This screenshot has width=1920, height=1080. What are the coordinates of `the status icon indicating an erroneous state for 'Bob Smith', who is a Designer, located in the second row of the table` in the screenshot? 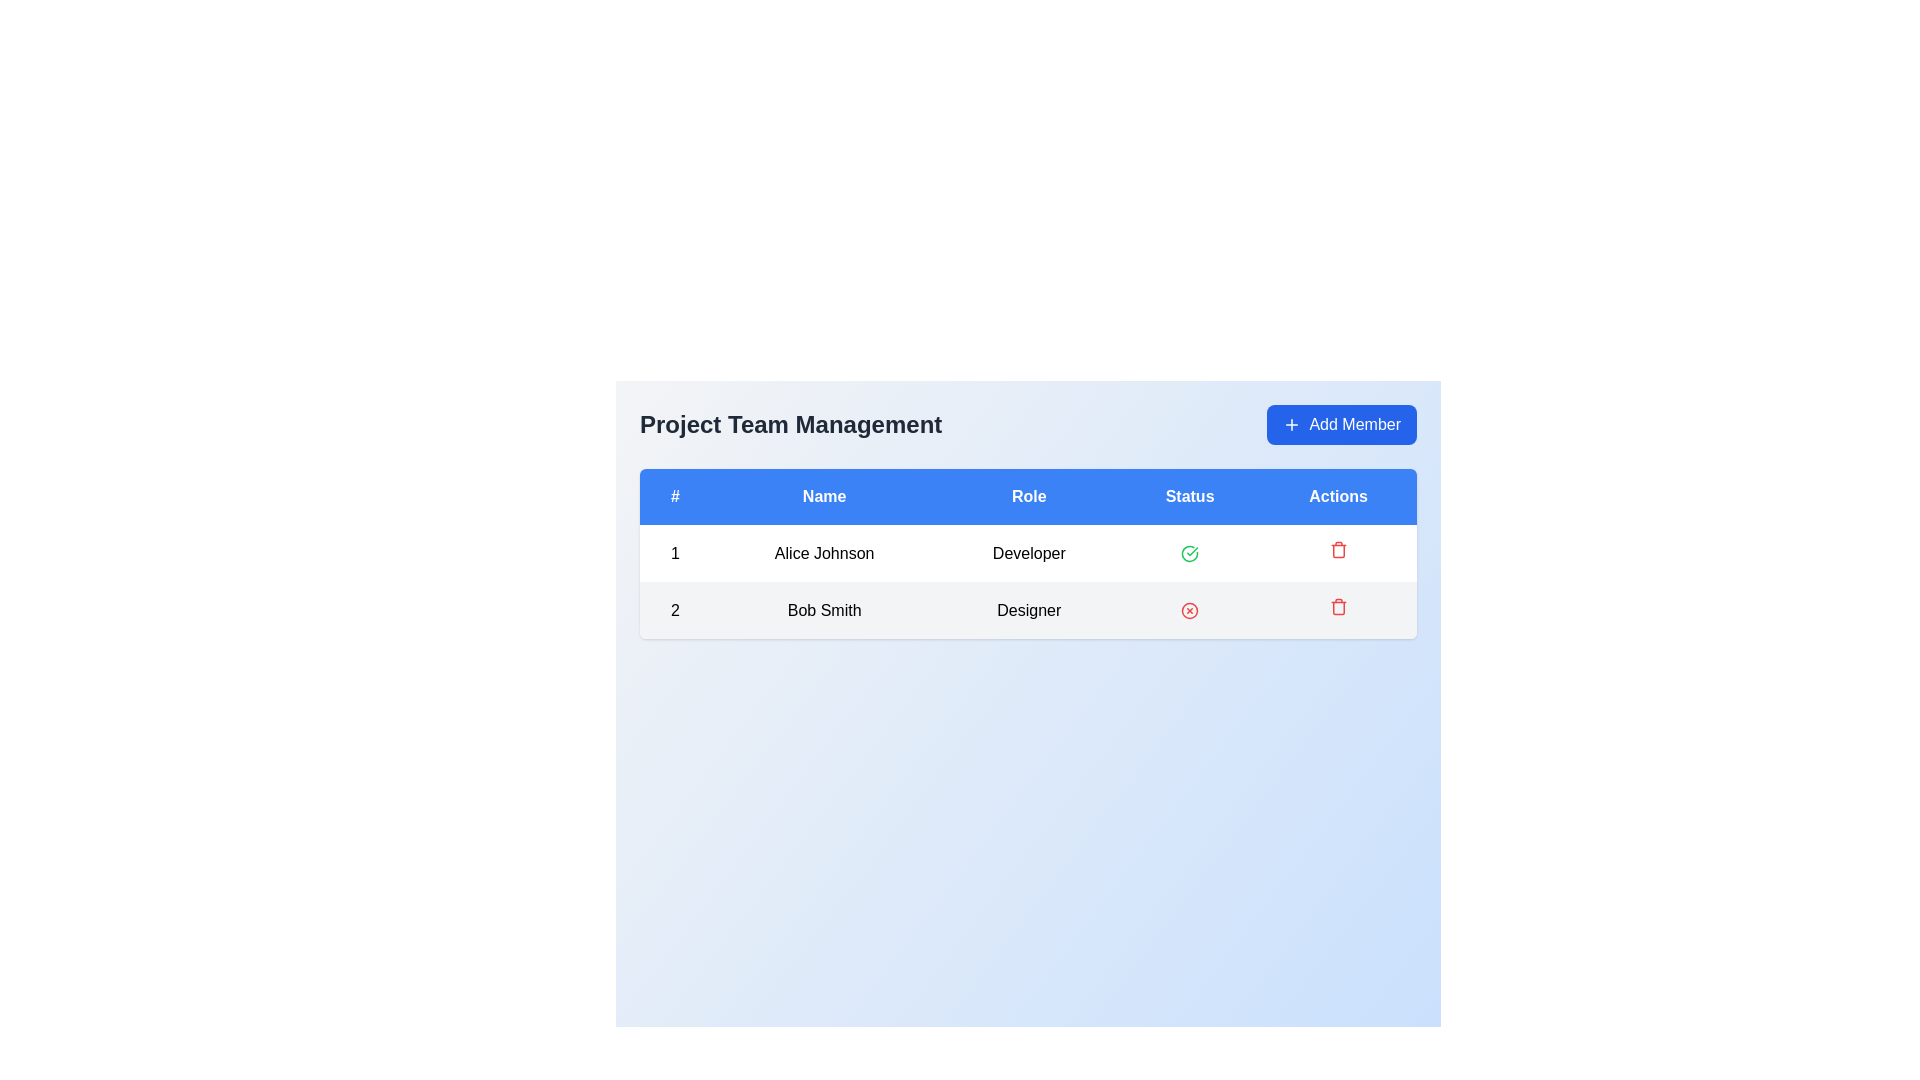 It's located at (1190, 609).